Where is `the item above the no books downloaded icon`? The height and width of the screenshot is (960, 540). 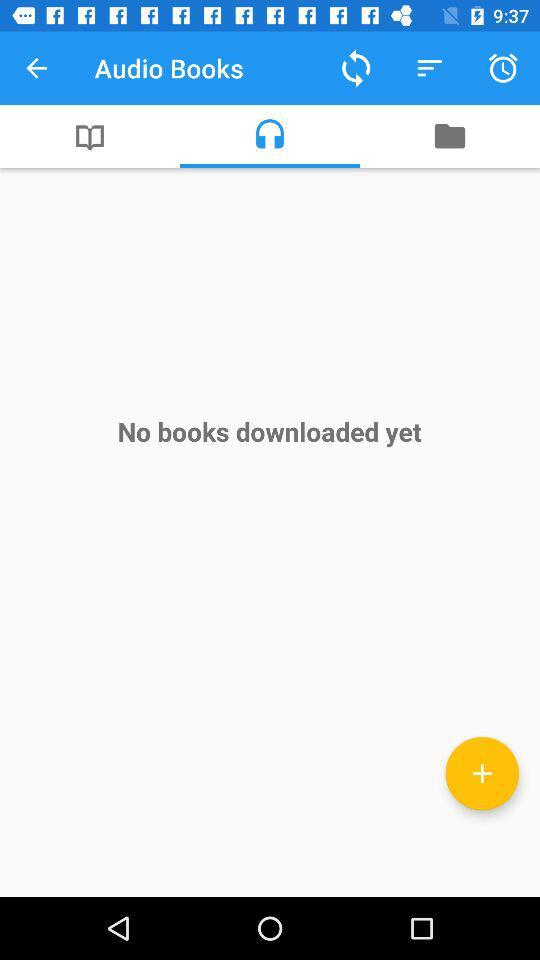
the item above the no books downloaded icon is located at coordinates (89, 135).